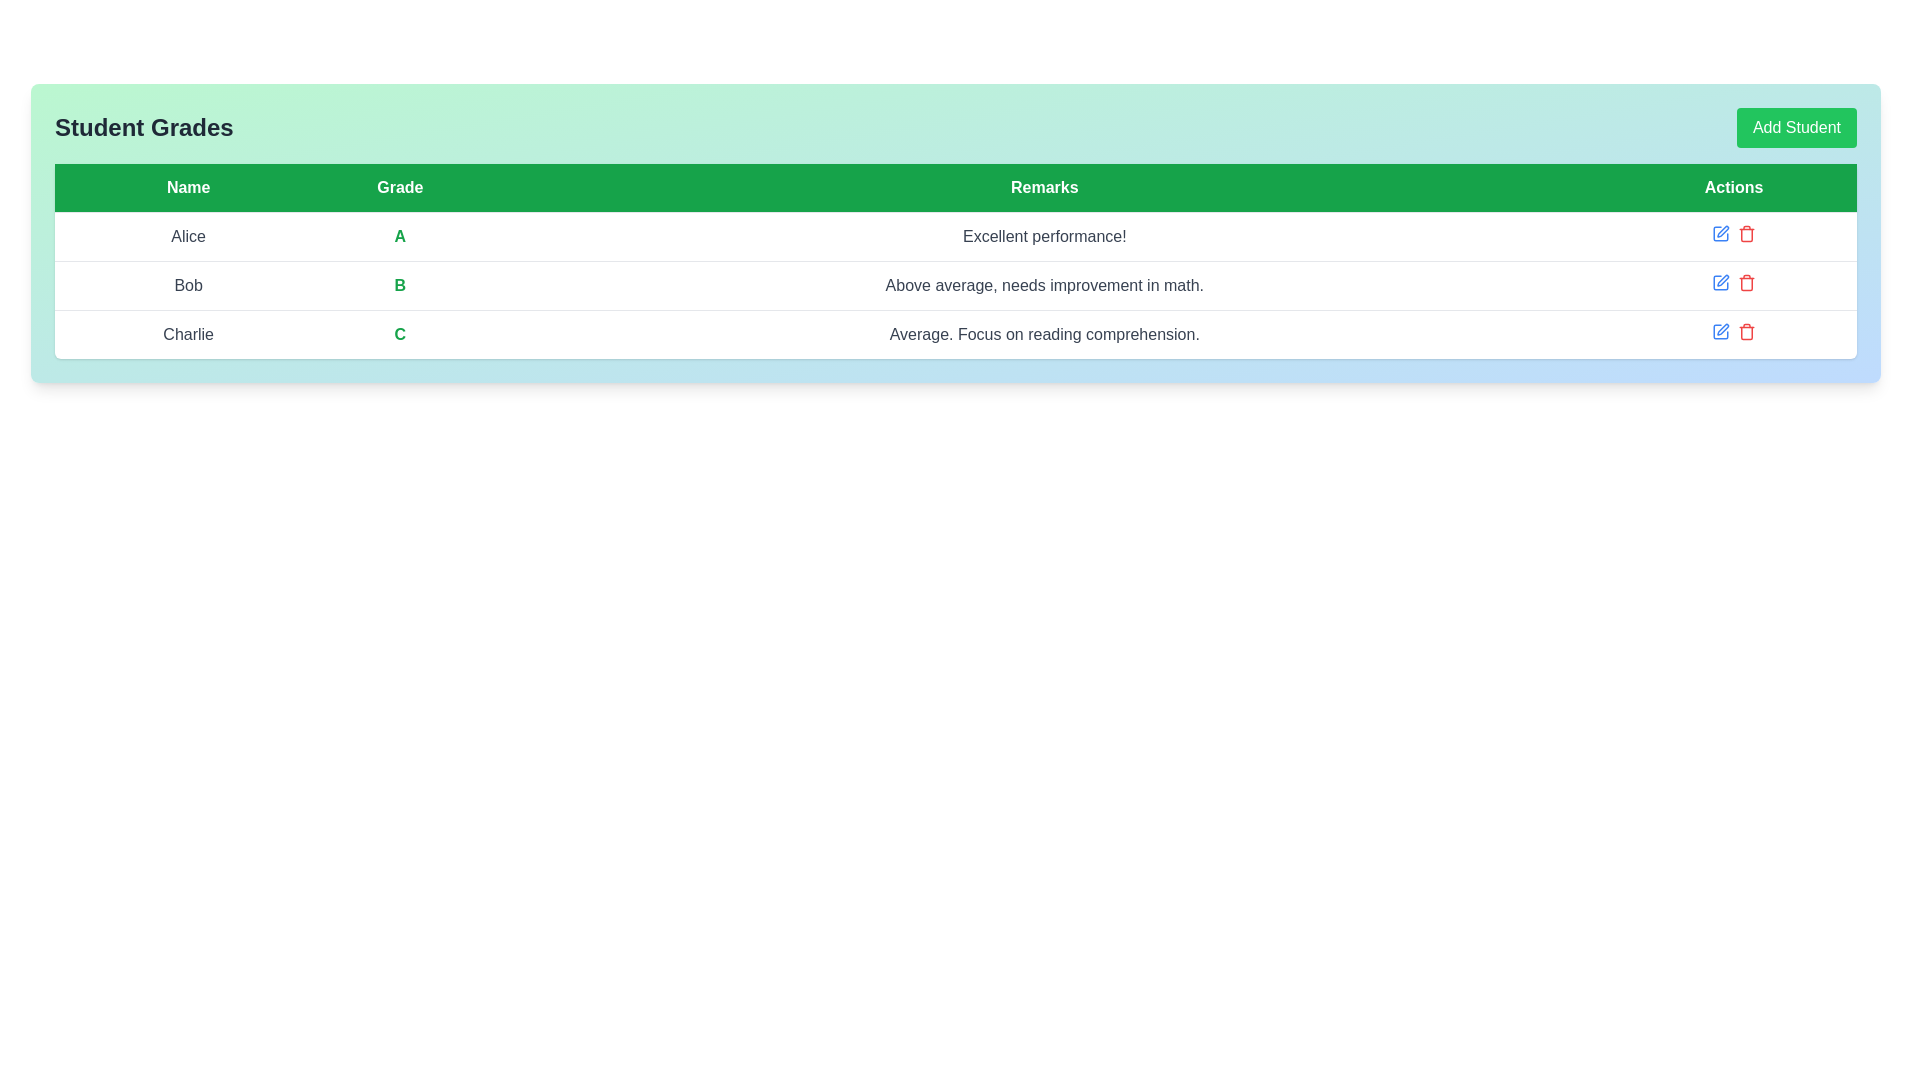 This screenshot has width=1920, height=1080. What do you see at coordinates (1732, 233) in the screenshot?
I see `the edit icon in the interactive controls group for the first data row, which corresponds to 'Alice's' performance, to modify the data` at bounding box center [1732, 233].